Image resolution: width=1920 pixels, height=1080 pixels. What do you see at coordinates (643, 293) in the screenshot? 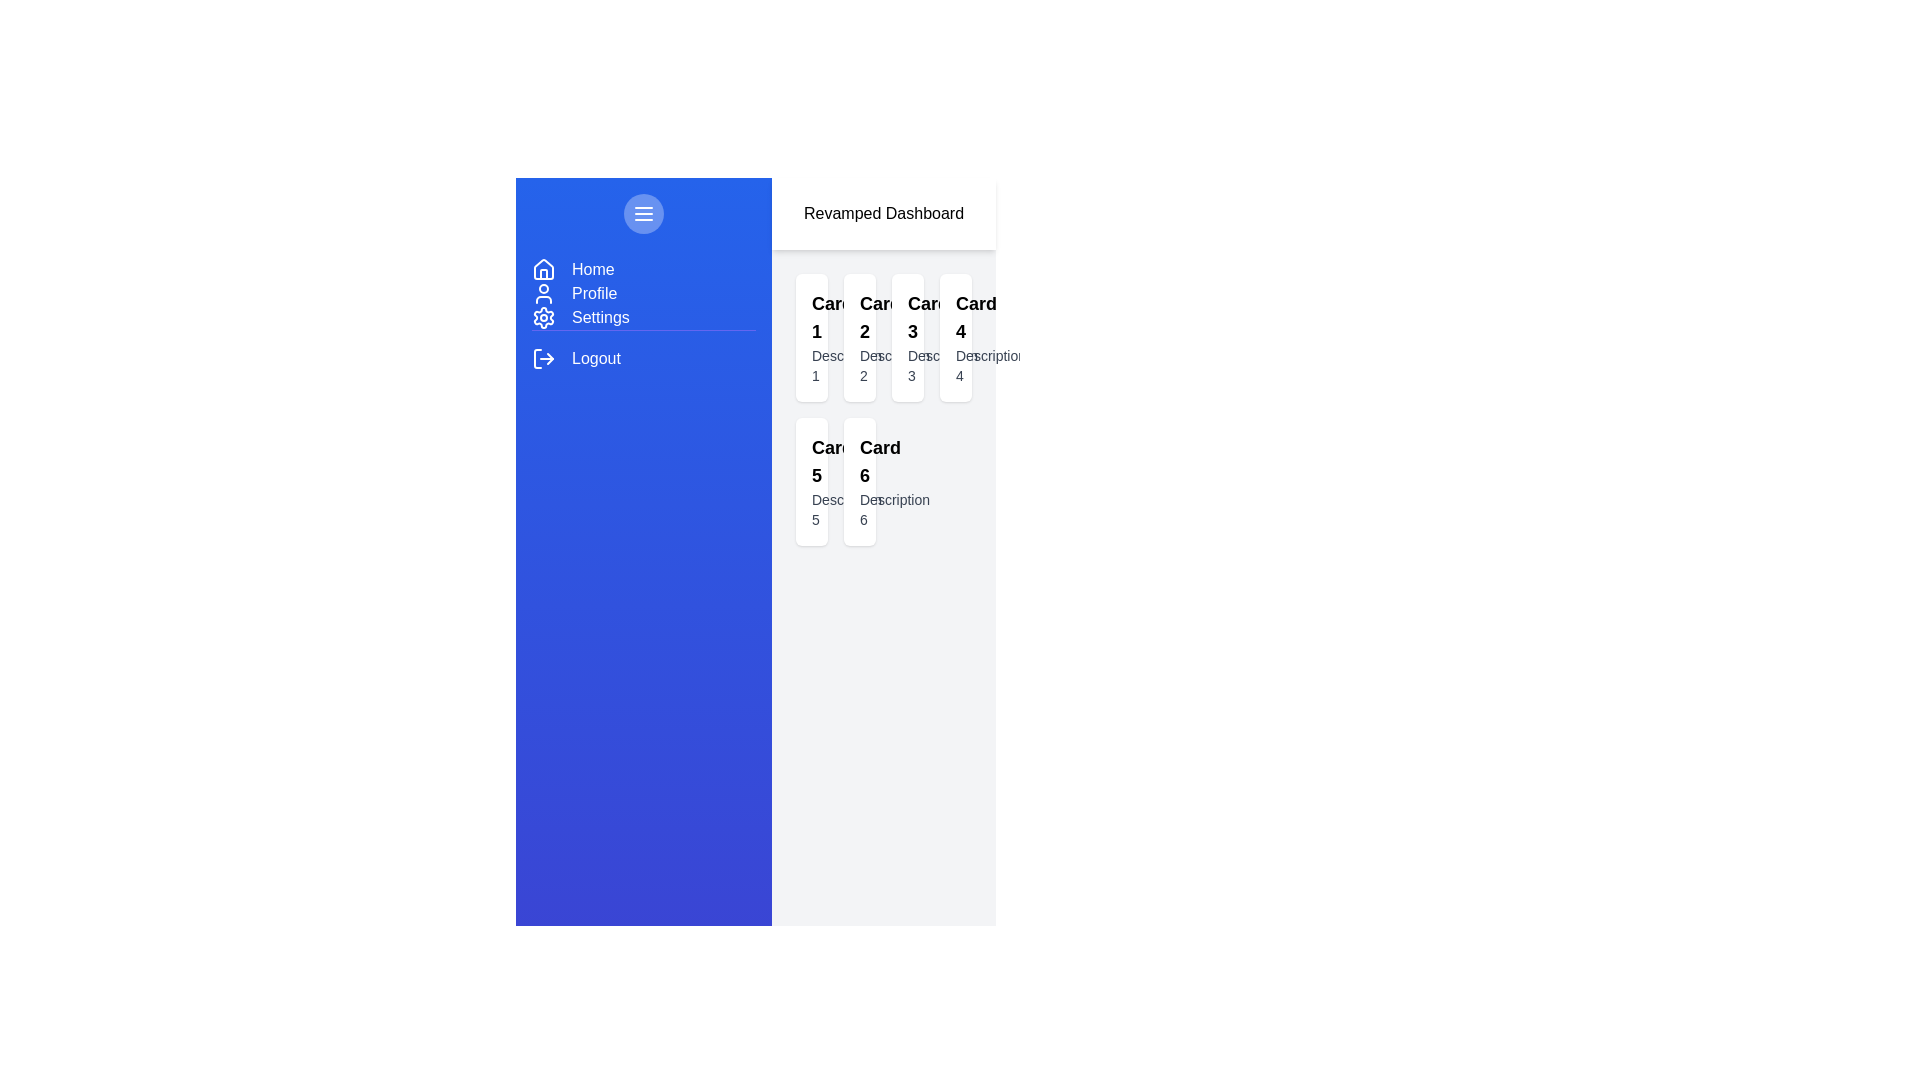
I see `the 'Profile' navigational menu item, which is the second item in the vertical sidebar menu` at bounding box center [643, 293].